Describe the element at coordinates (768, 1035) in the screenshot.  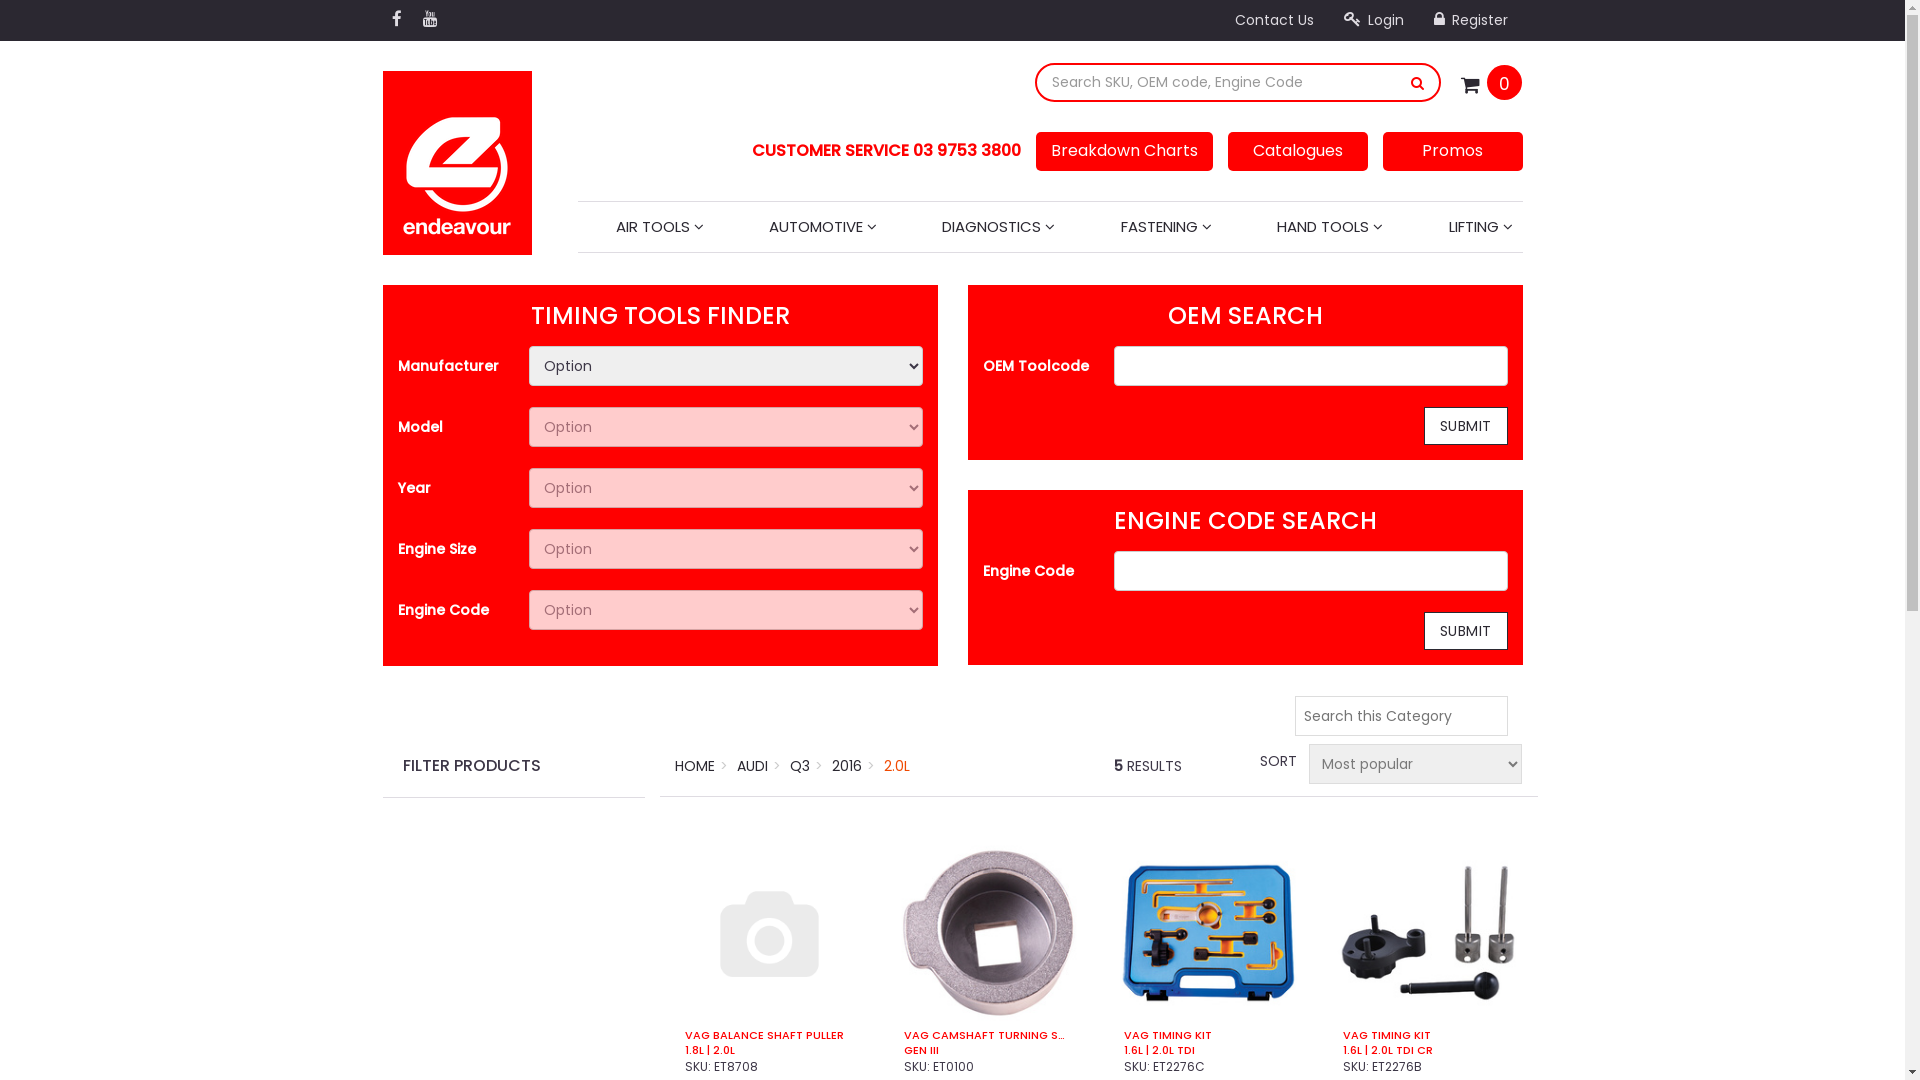
I see `'VAG BALANCE SHAFT PULLER'` at that location.